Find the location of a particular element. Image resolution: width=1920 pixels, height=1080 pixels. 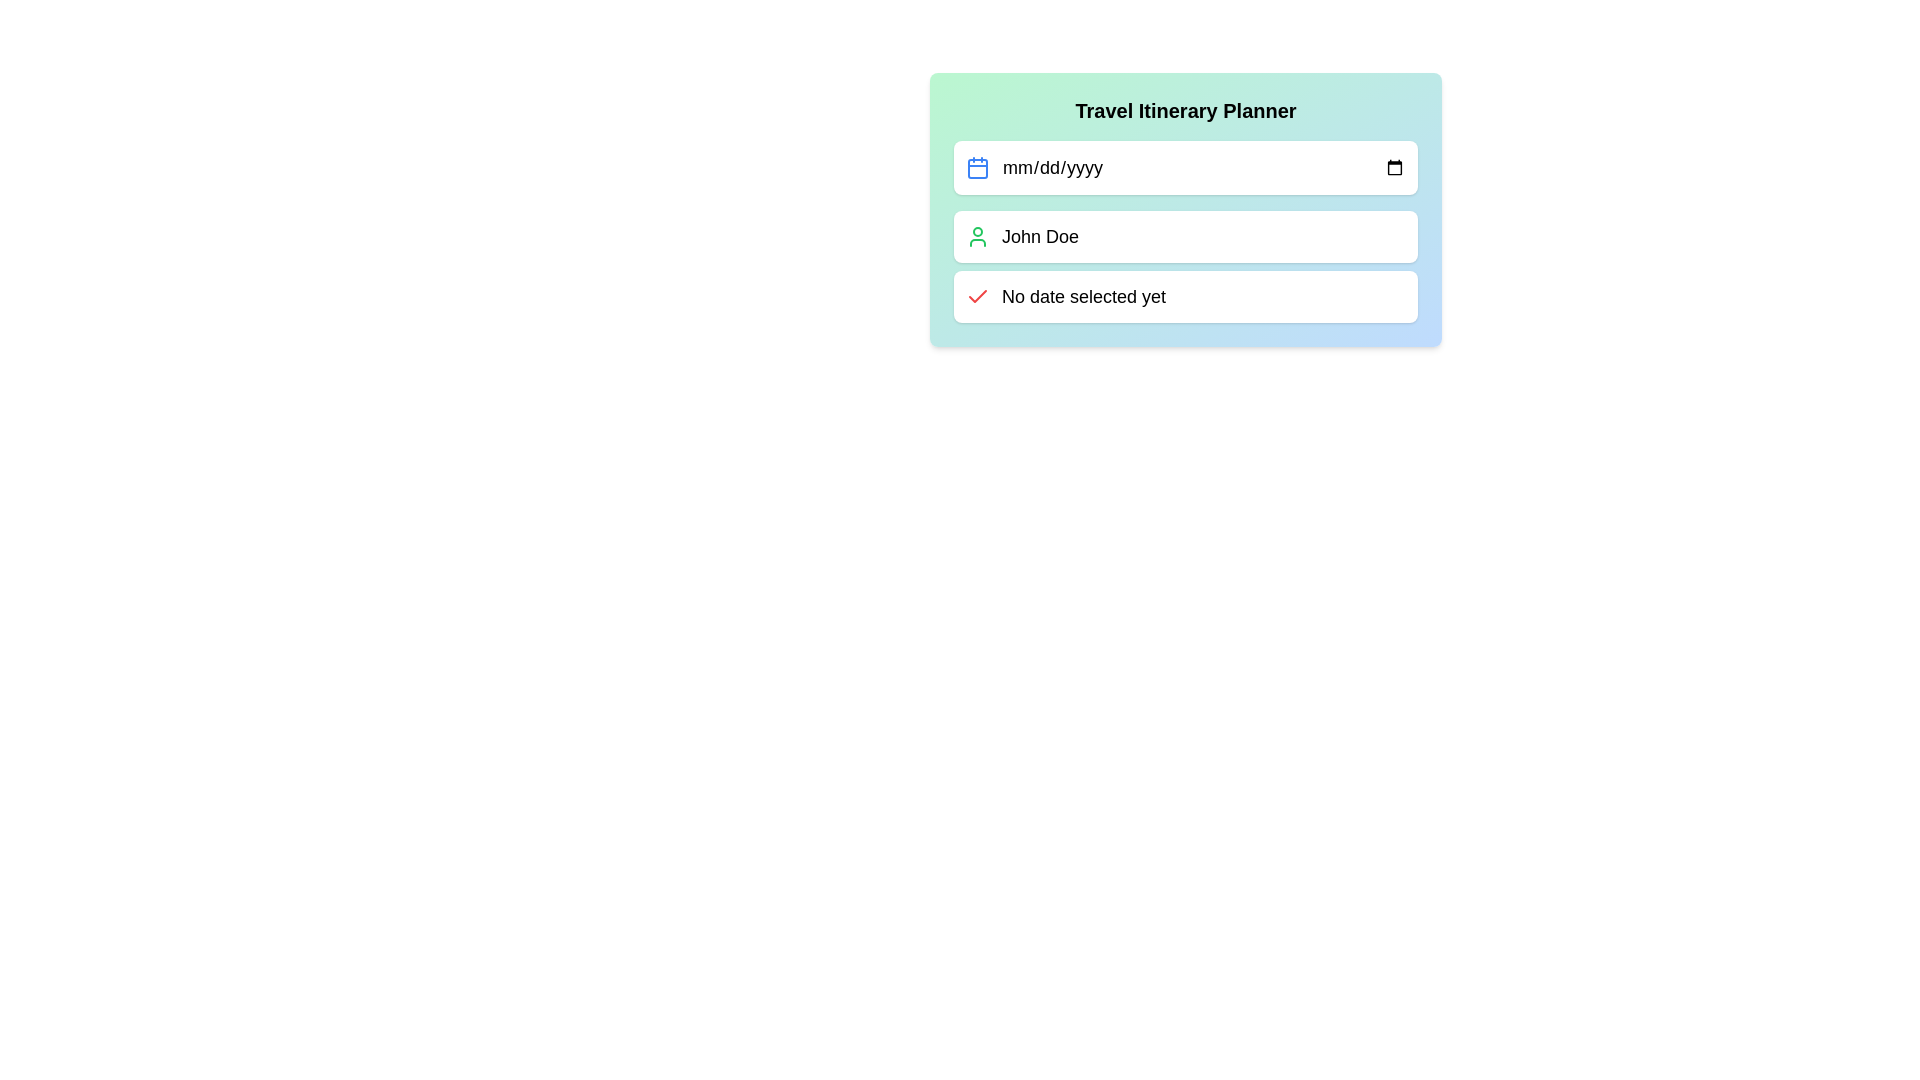

the red checkmark icon associated with the text 'No date selected yet' is located at coordinates (978, 297).